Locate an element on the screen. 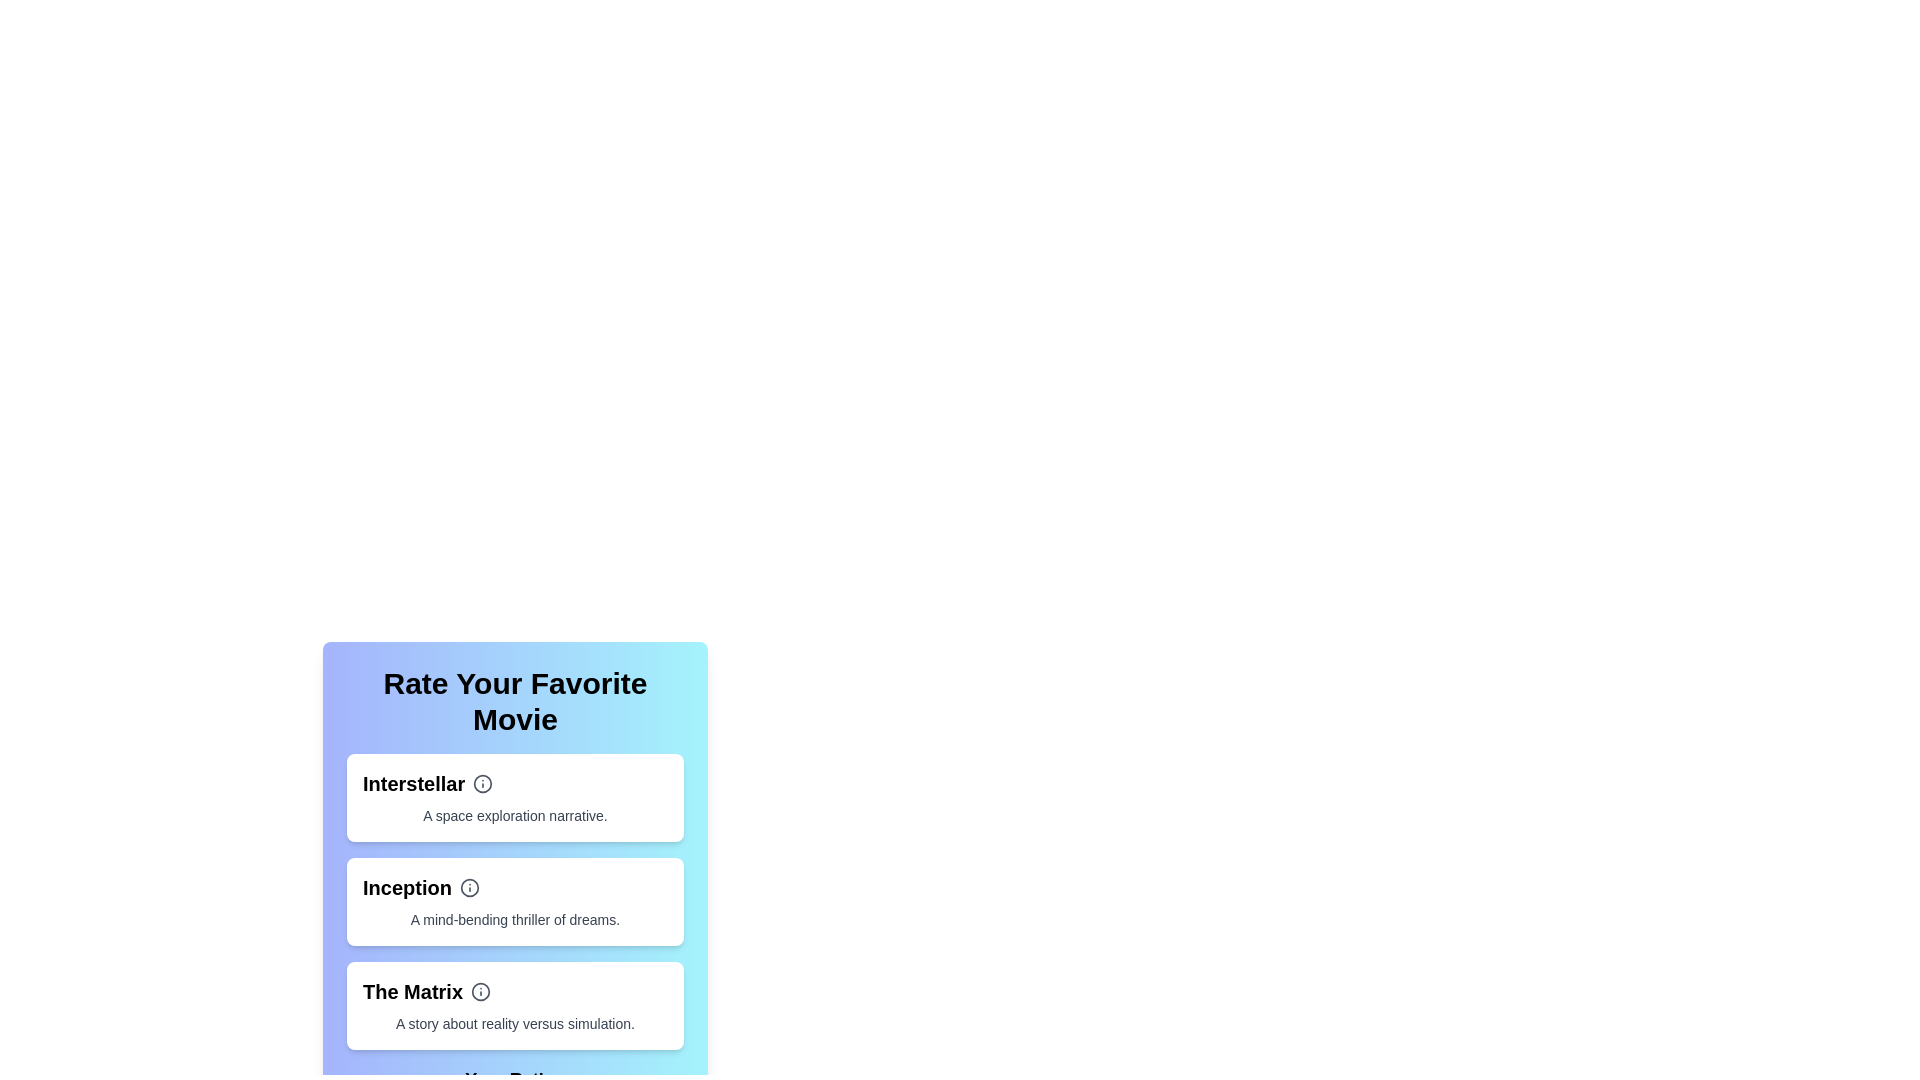 The image size is (1920, 1080). the Interactive Icon adjacent to the text 'Inception' in the list of movie options is located at coordinates (468, 886).